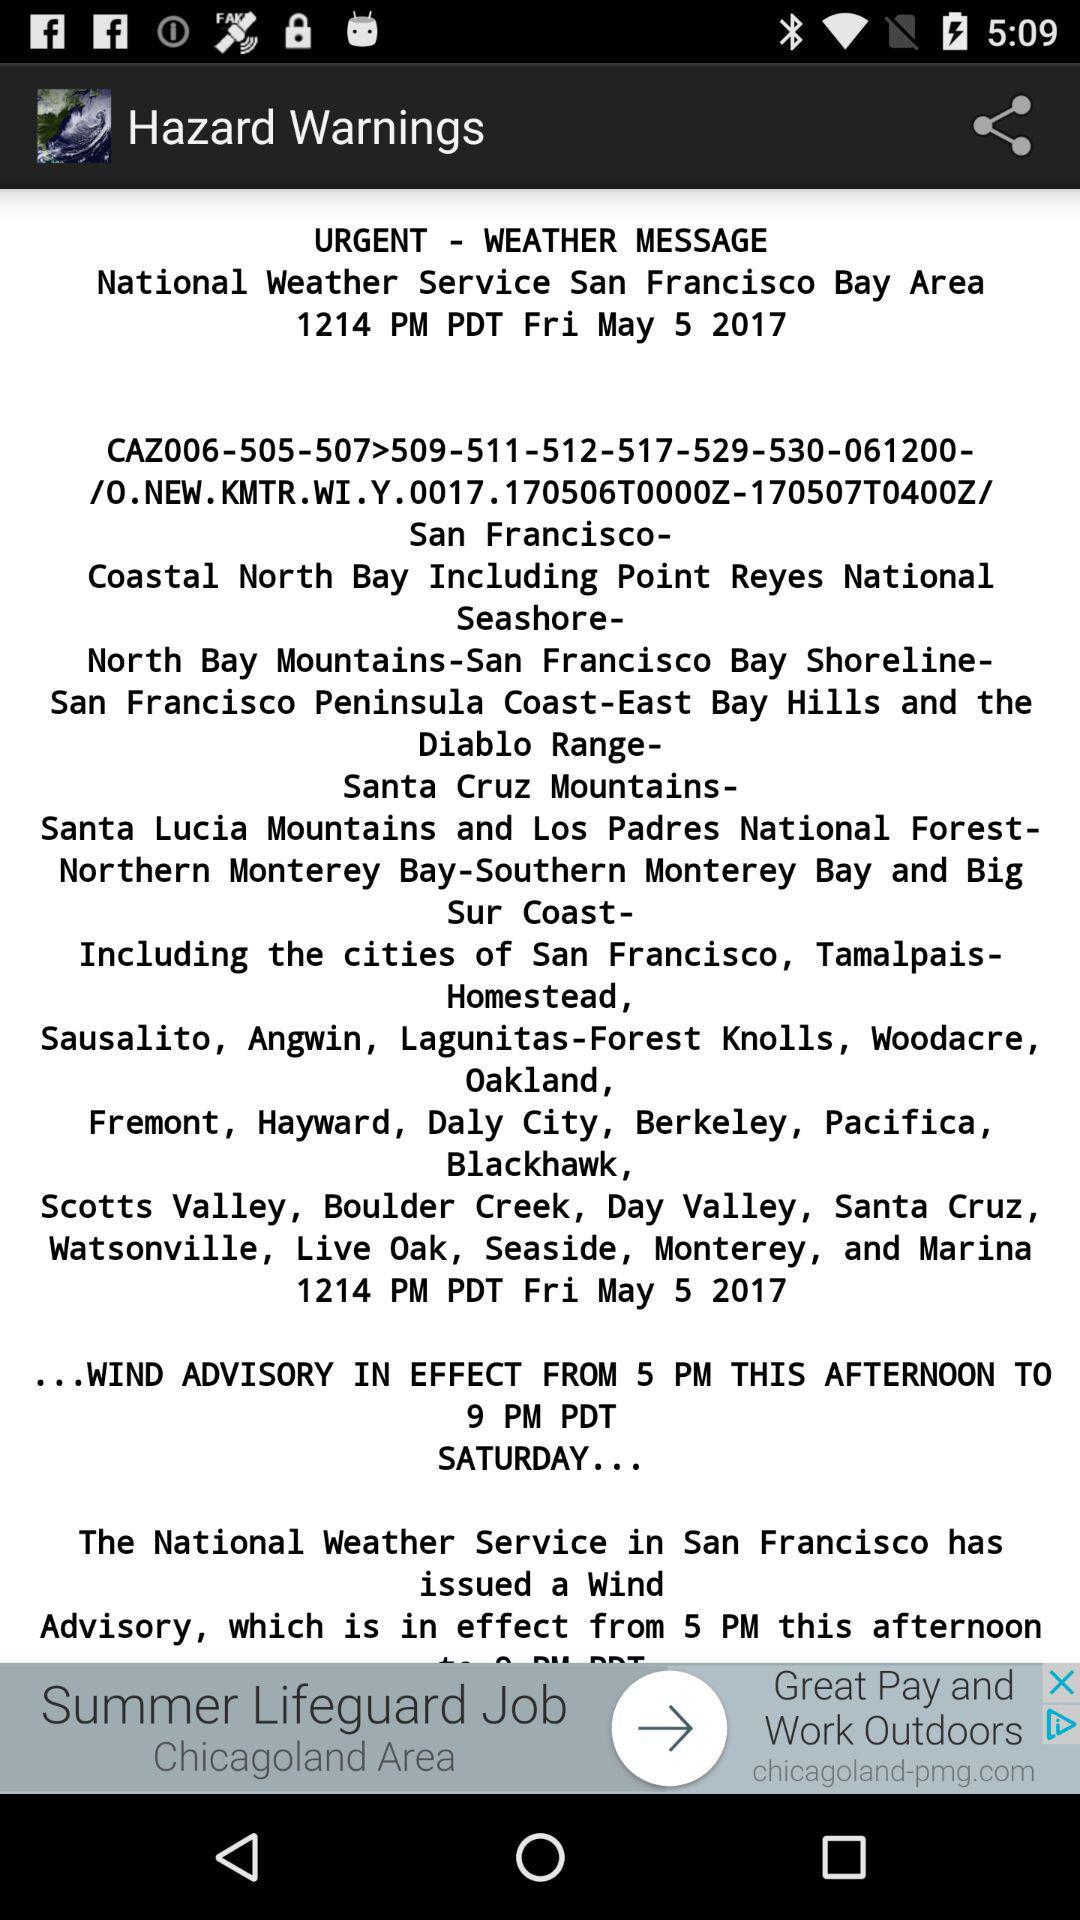 The height and width of the screenshot is (1920, 1080). What do you see at coordinates (540, 1727) in the screenshot?
I see `advertisement` at bounding box center [540, 1727].